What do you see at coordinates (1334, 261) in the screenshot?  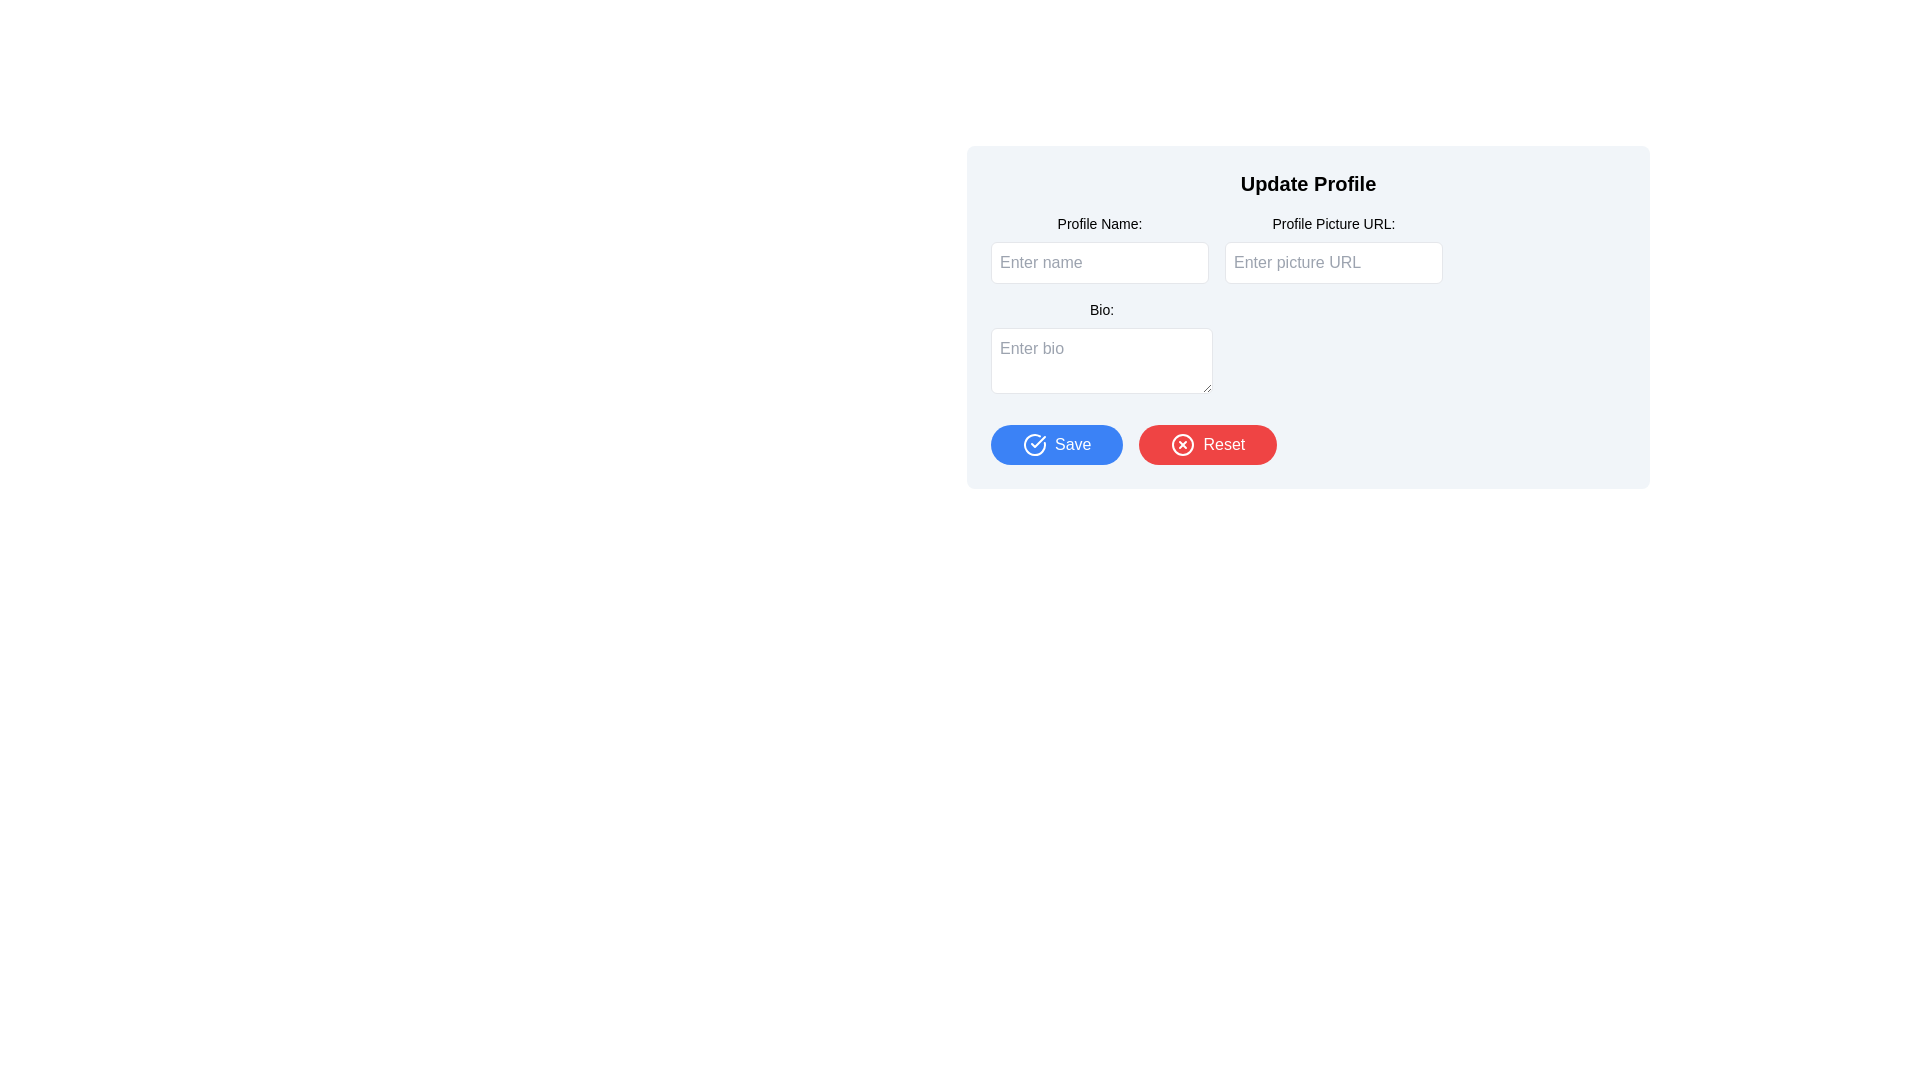 I see `the text input field for the Profile Picture URL, located in the right column under the label 'Profile Picture URL:'` at bounding box center [1334, 261].